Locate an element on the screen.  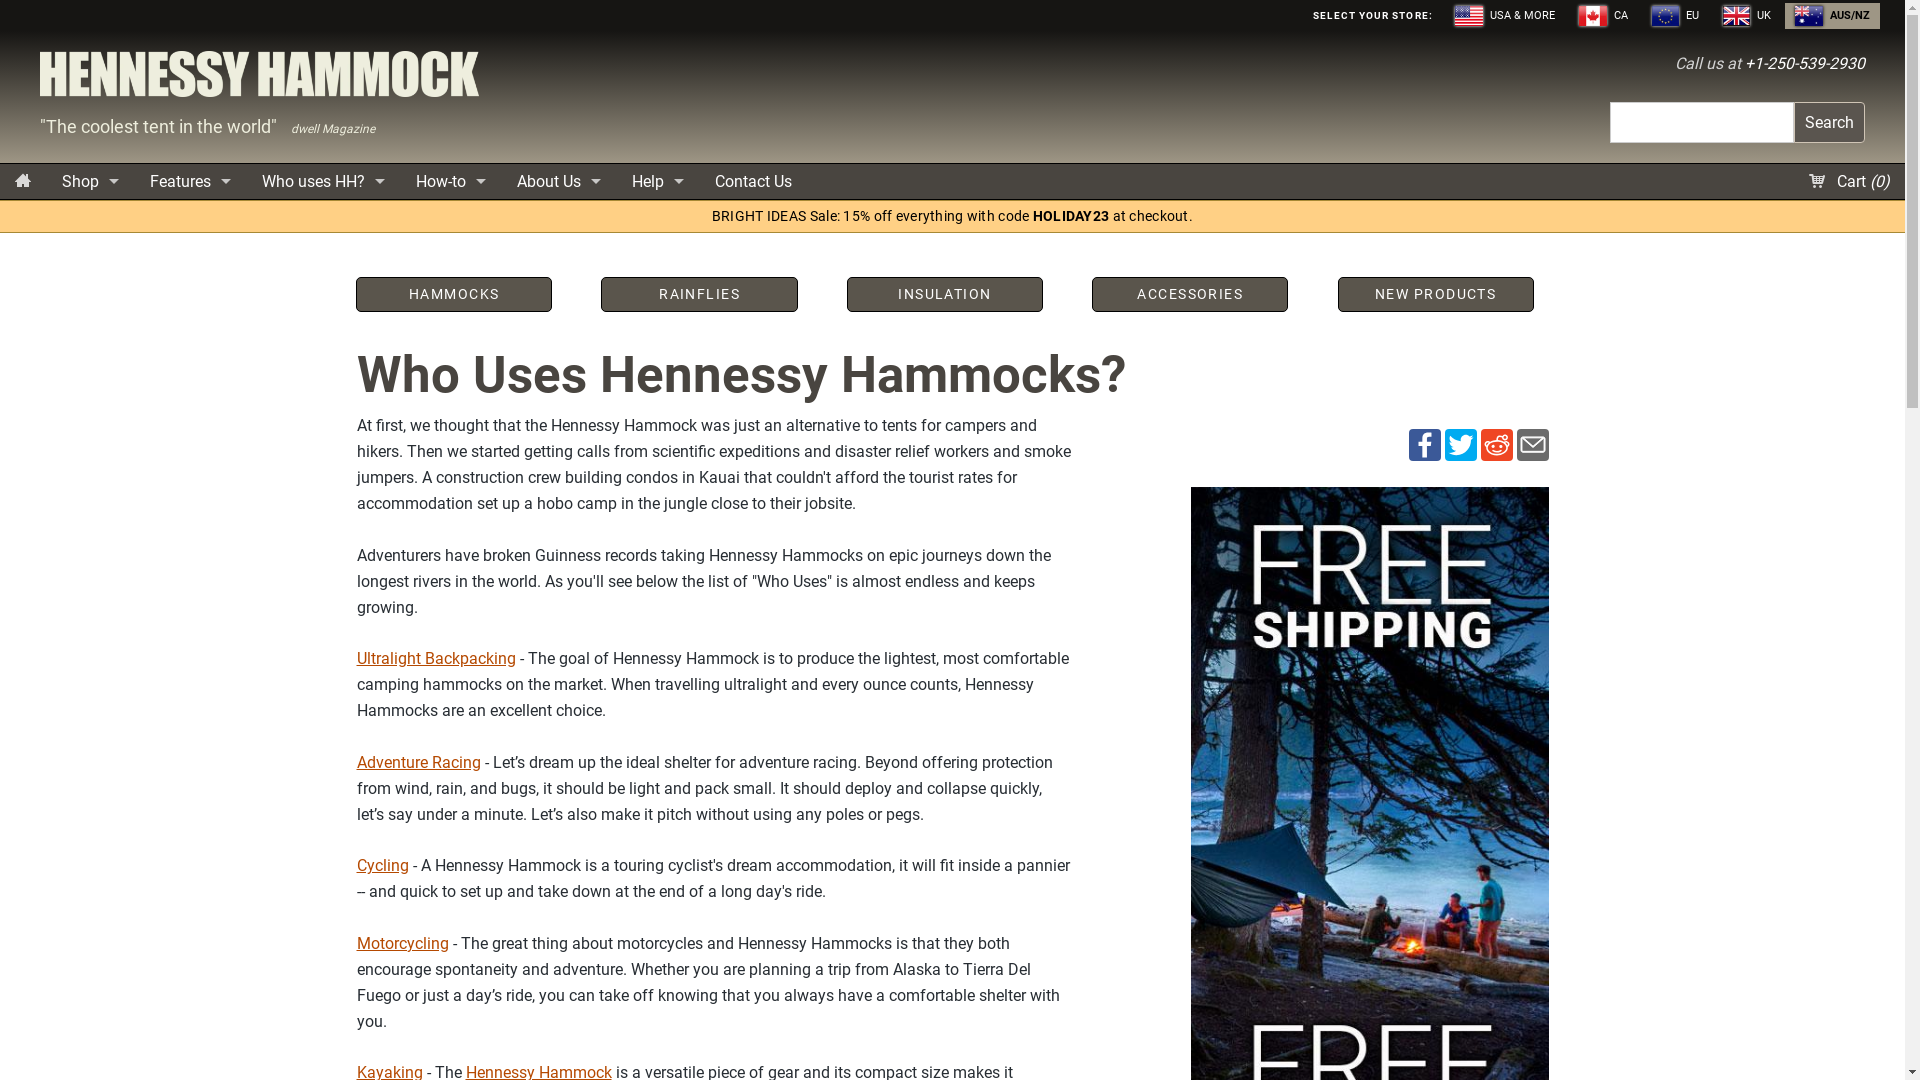
'Ultralight Backpacking' is located at coordinates (434, 658).